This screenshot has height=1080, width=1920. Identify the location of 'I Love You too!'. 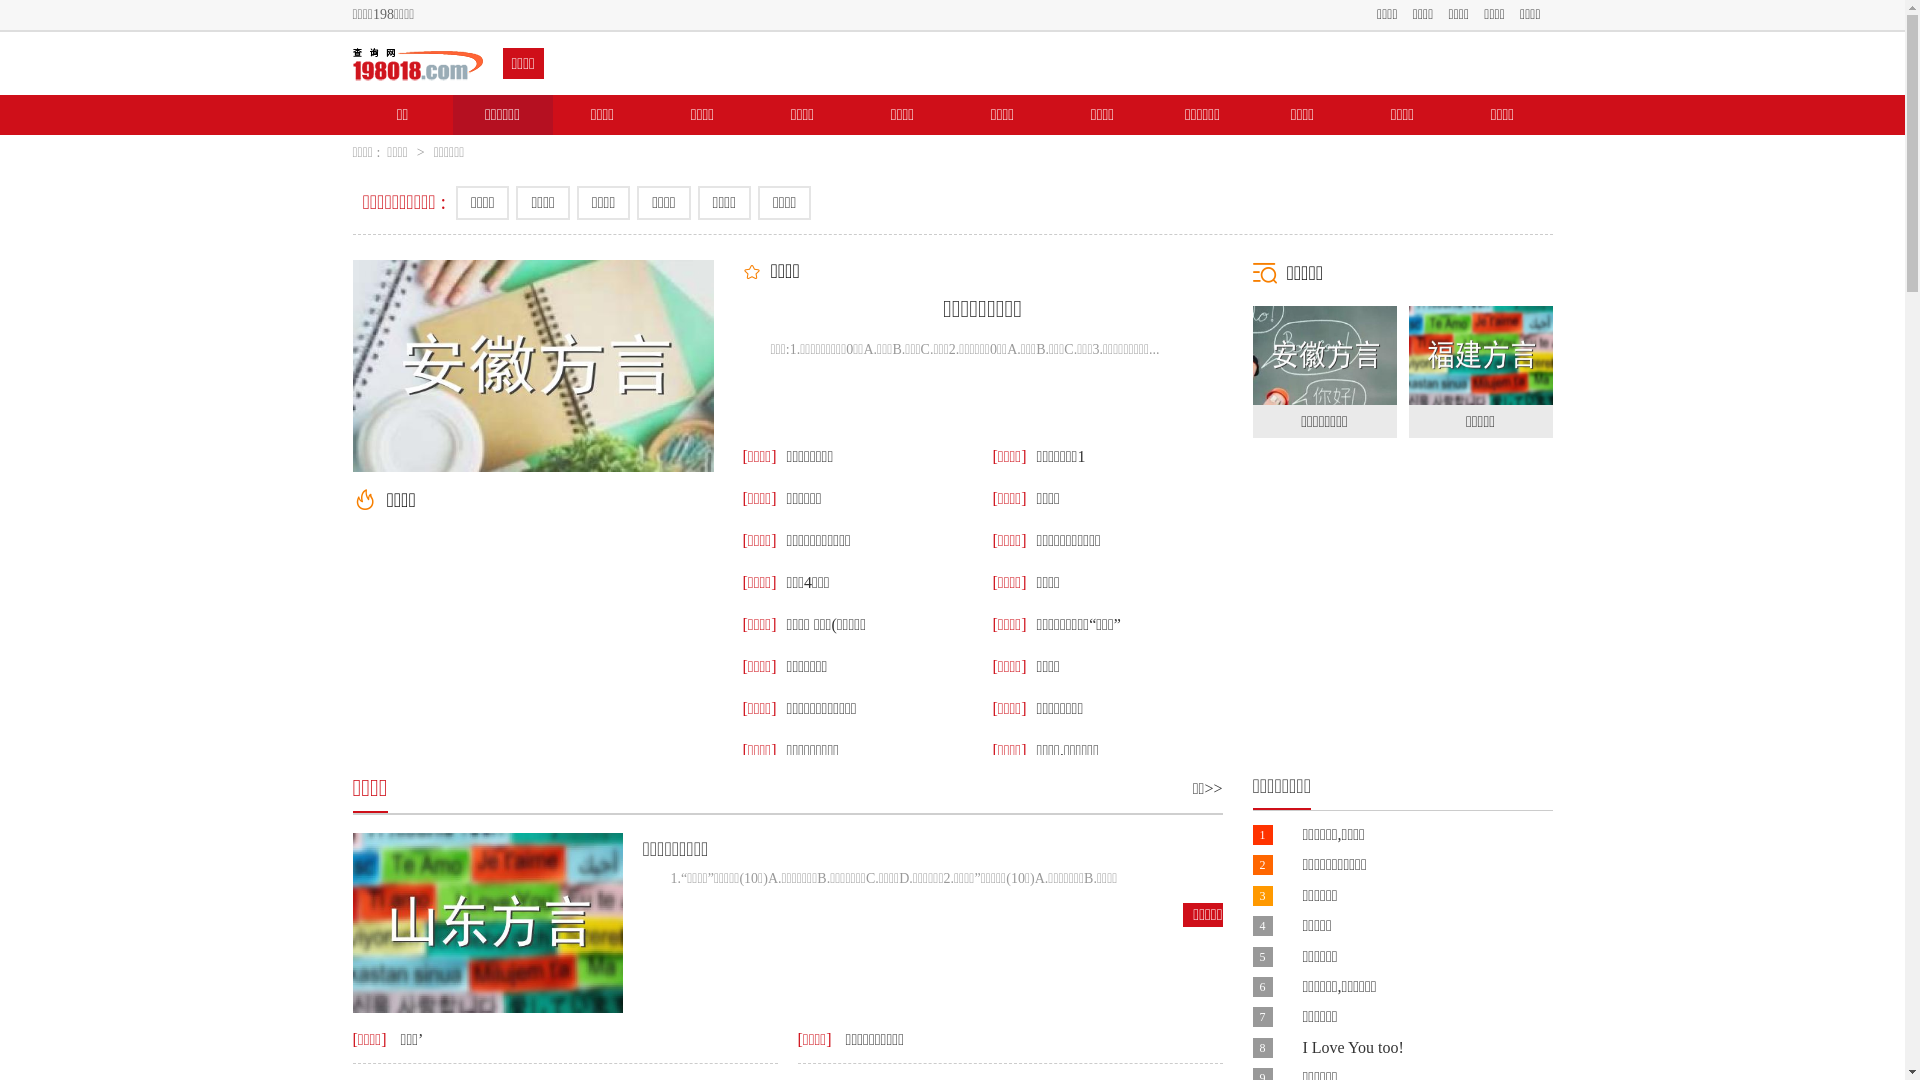
(1352, 1046).